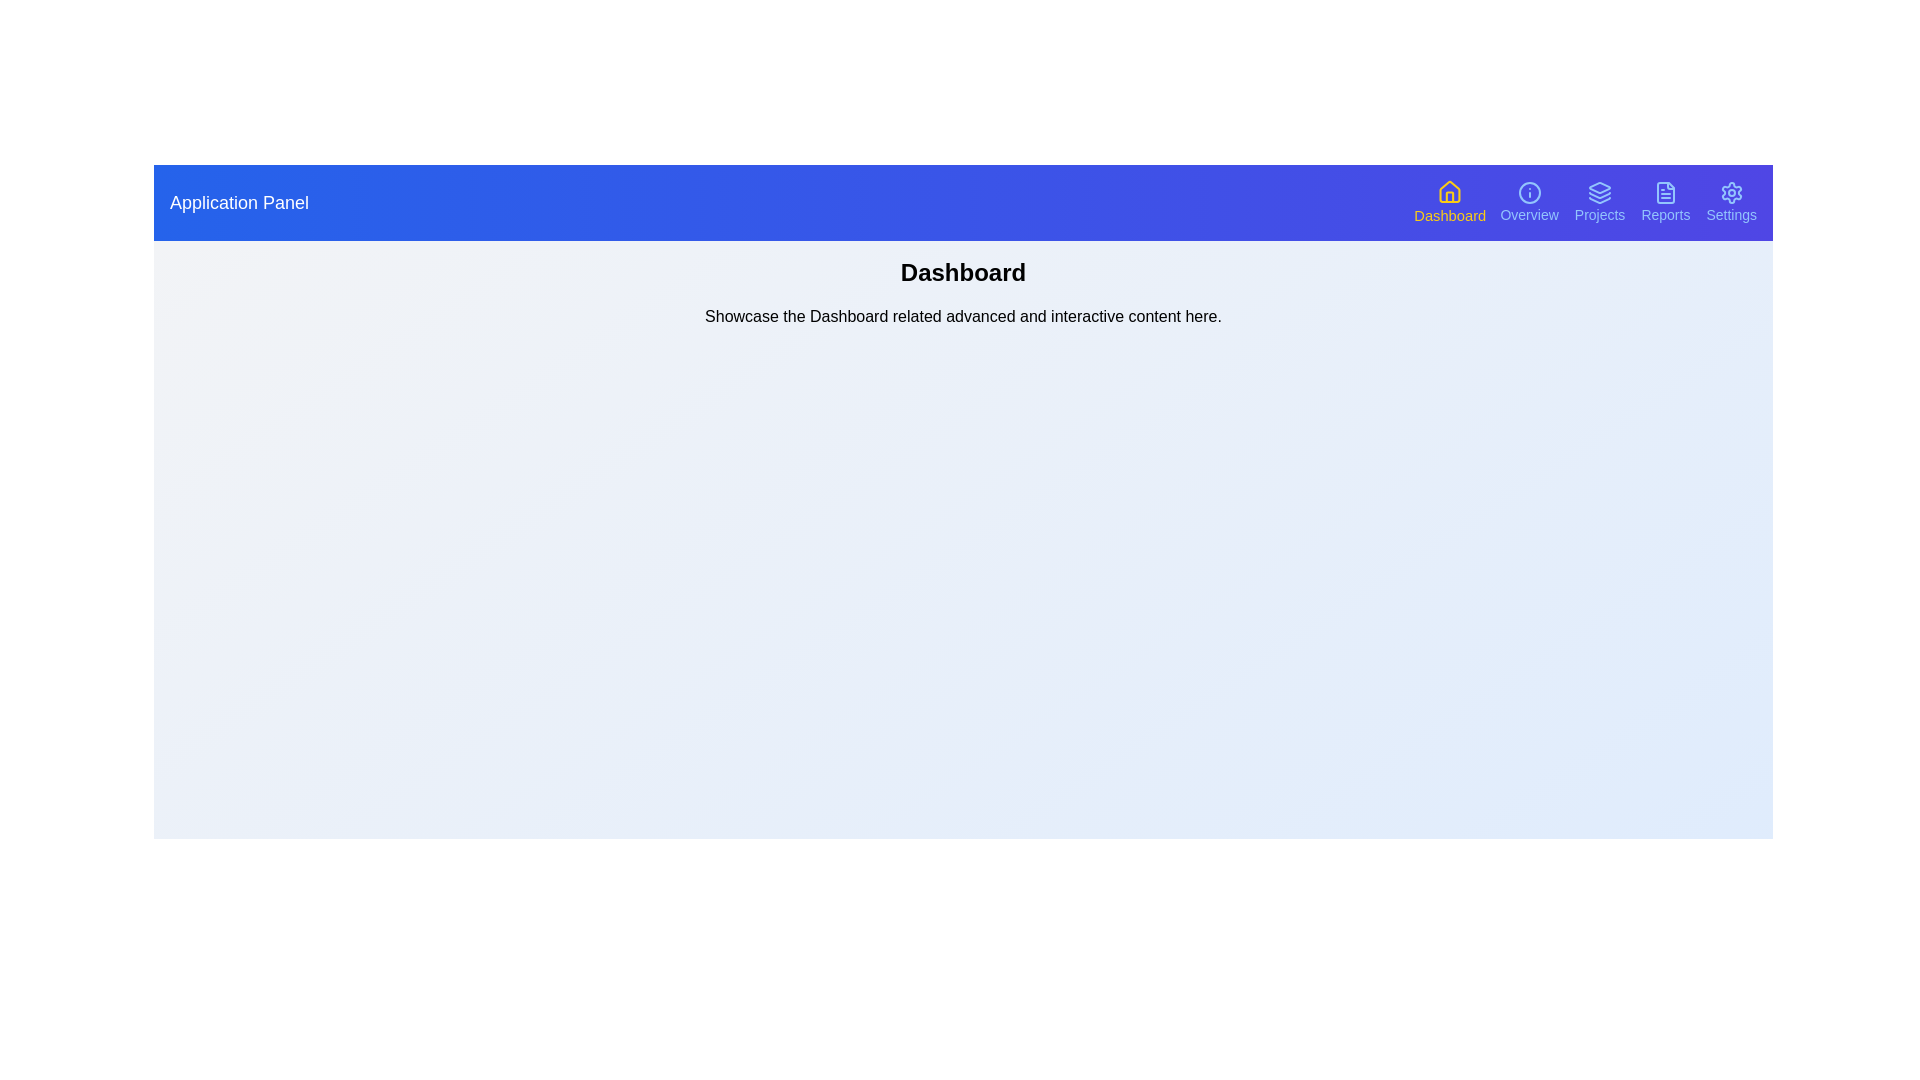 Image resolution: width=1920 pixels, height=1080 pixels. I want to click on the Settings section by clicking its corresponding navigation button, so click(1730, 203).